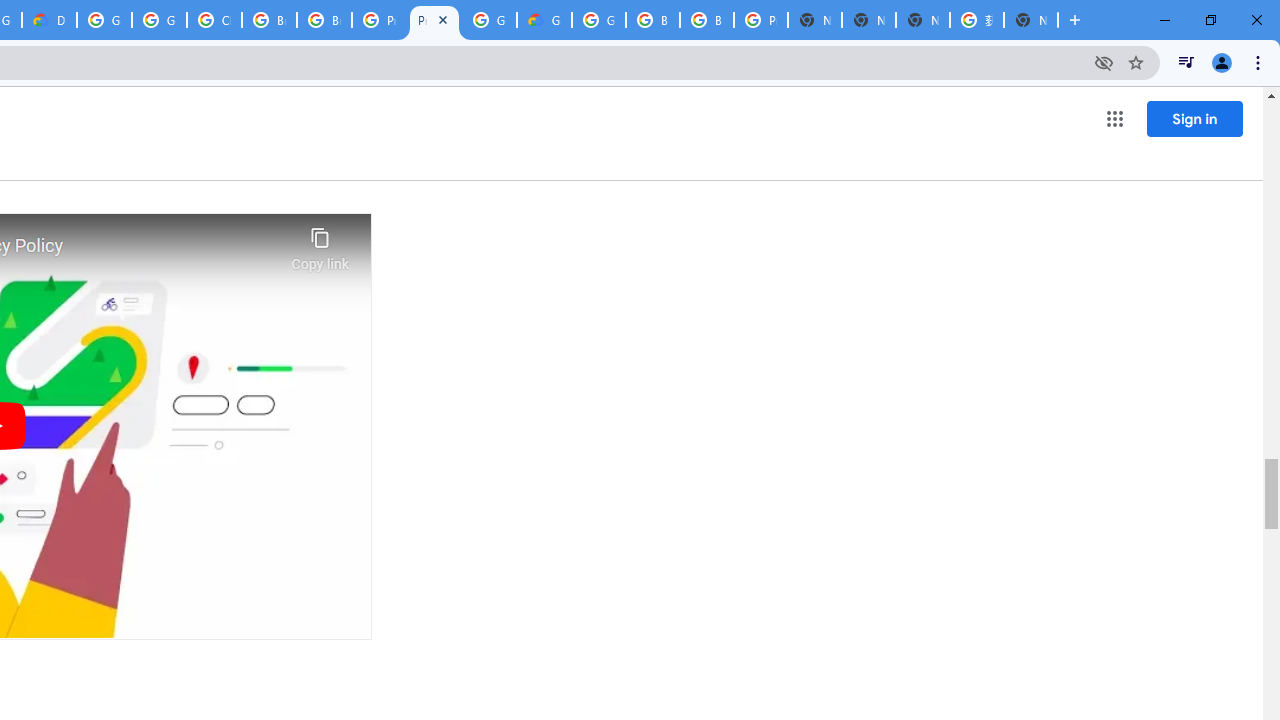  What do you see at coordinates (1185, 61) in the screenshot?
I see `'Control your music, videos, and more'` at bounding box center [1185, 61].